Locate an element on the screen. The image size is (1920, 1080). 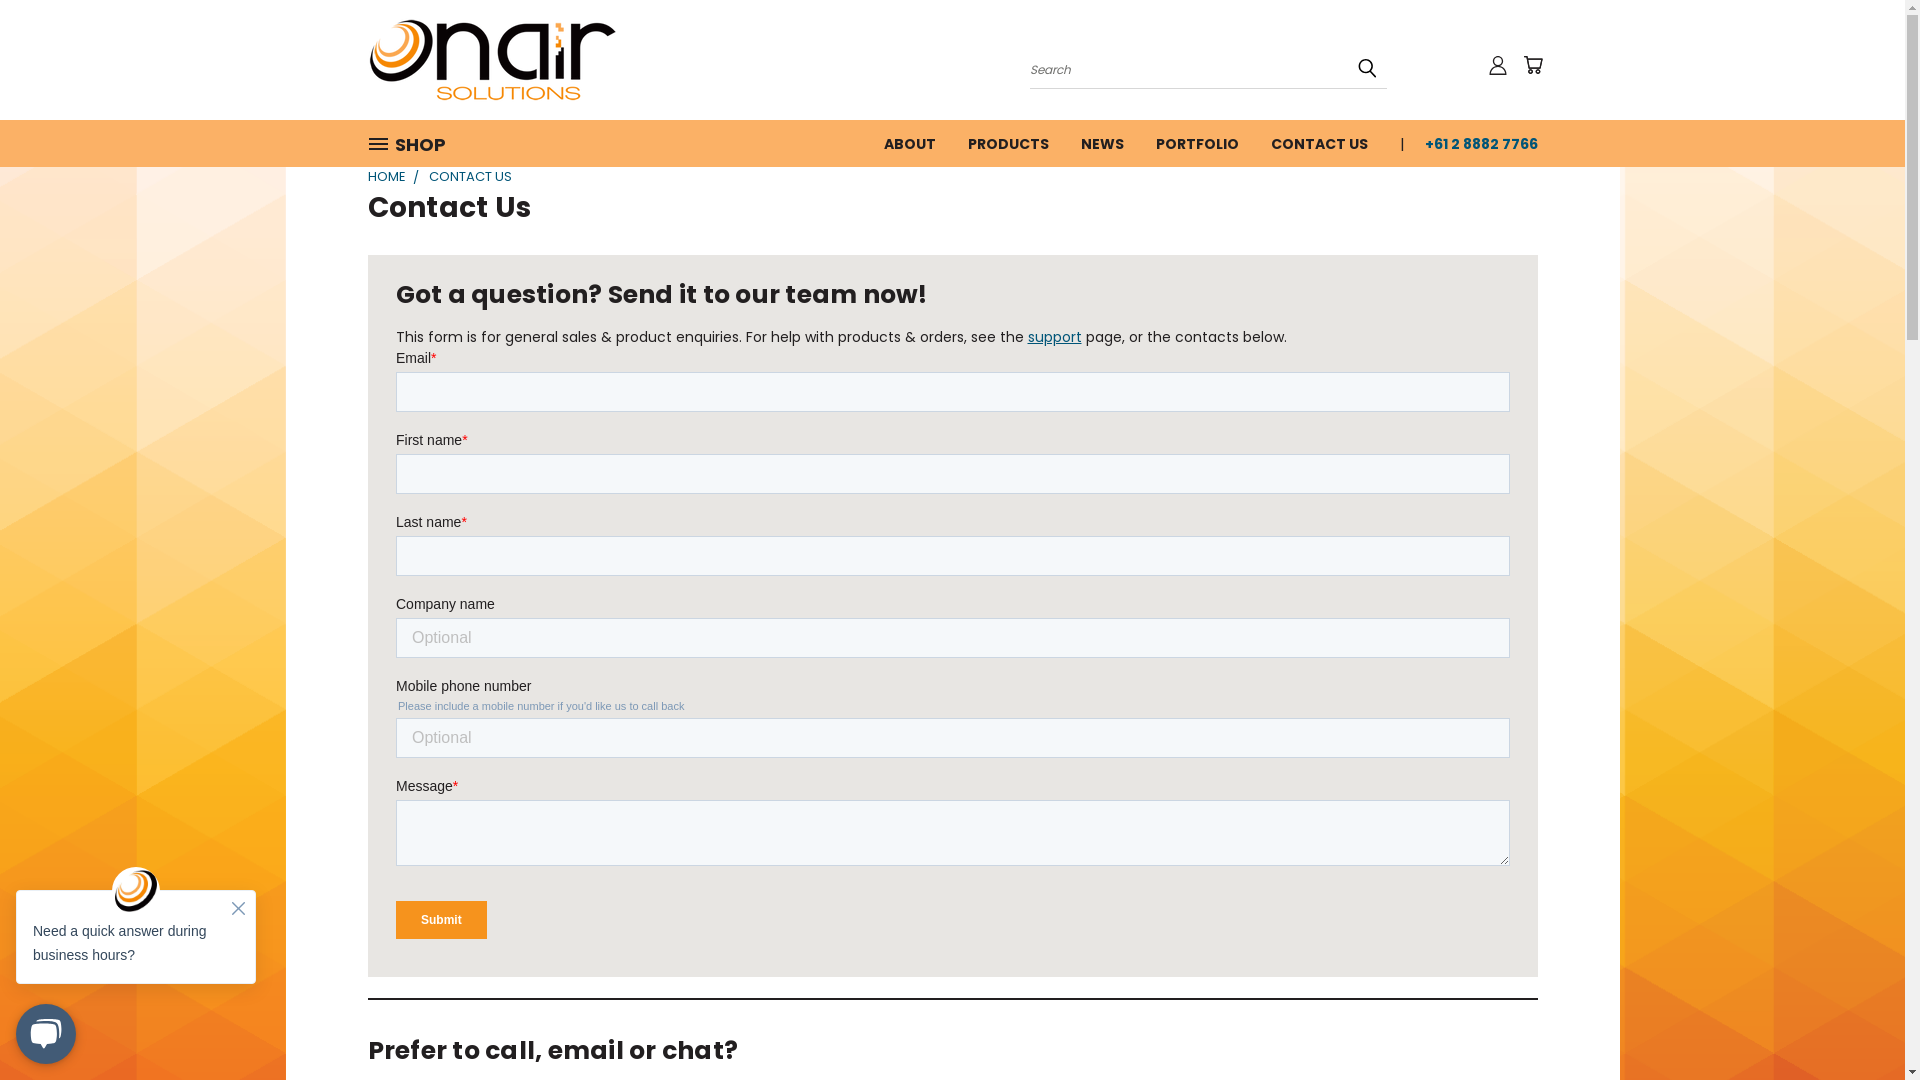
'CONTACT US' is located at coordinates (1252, 141).